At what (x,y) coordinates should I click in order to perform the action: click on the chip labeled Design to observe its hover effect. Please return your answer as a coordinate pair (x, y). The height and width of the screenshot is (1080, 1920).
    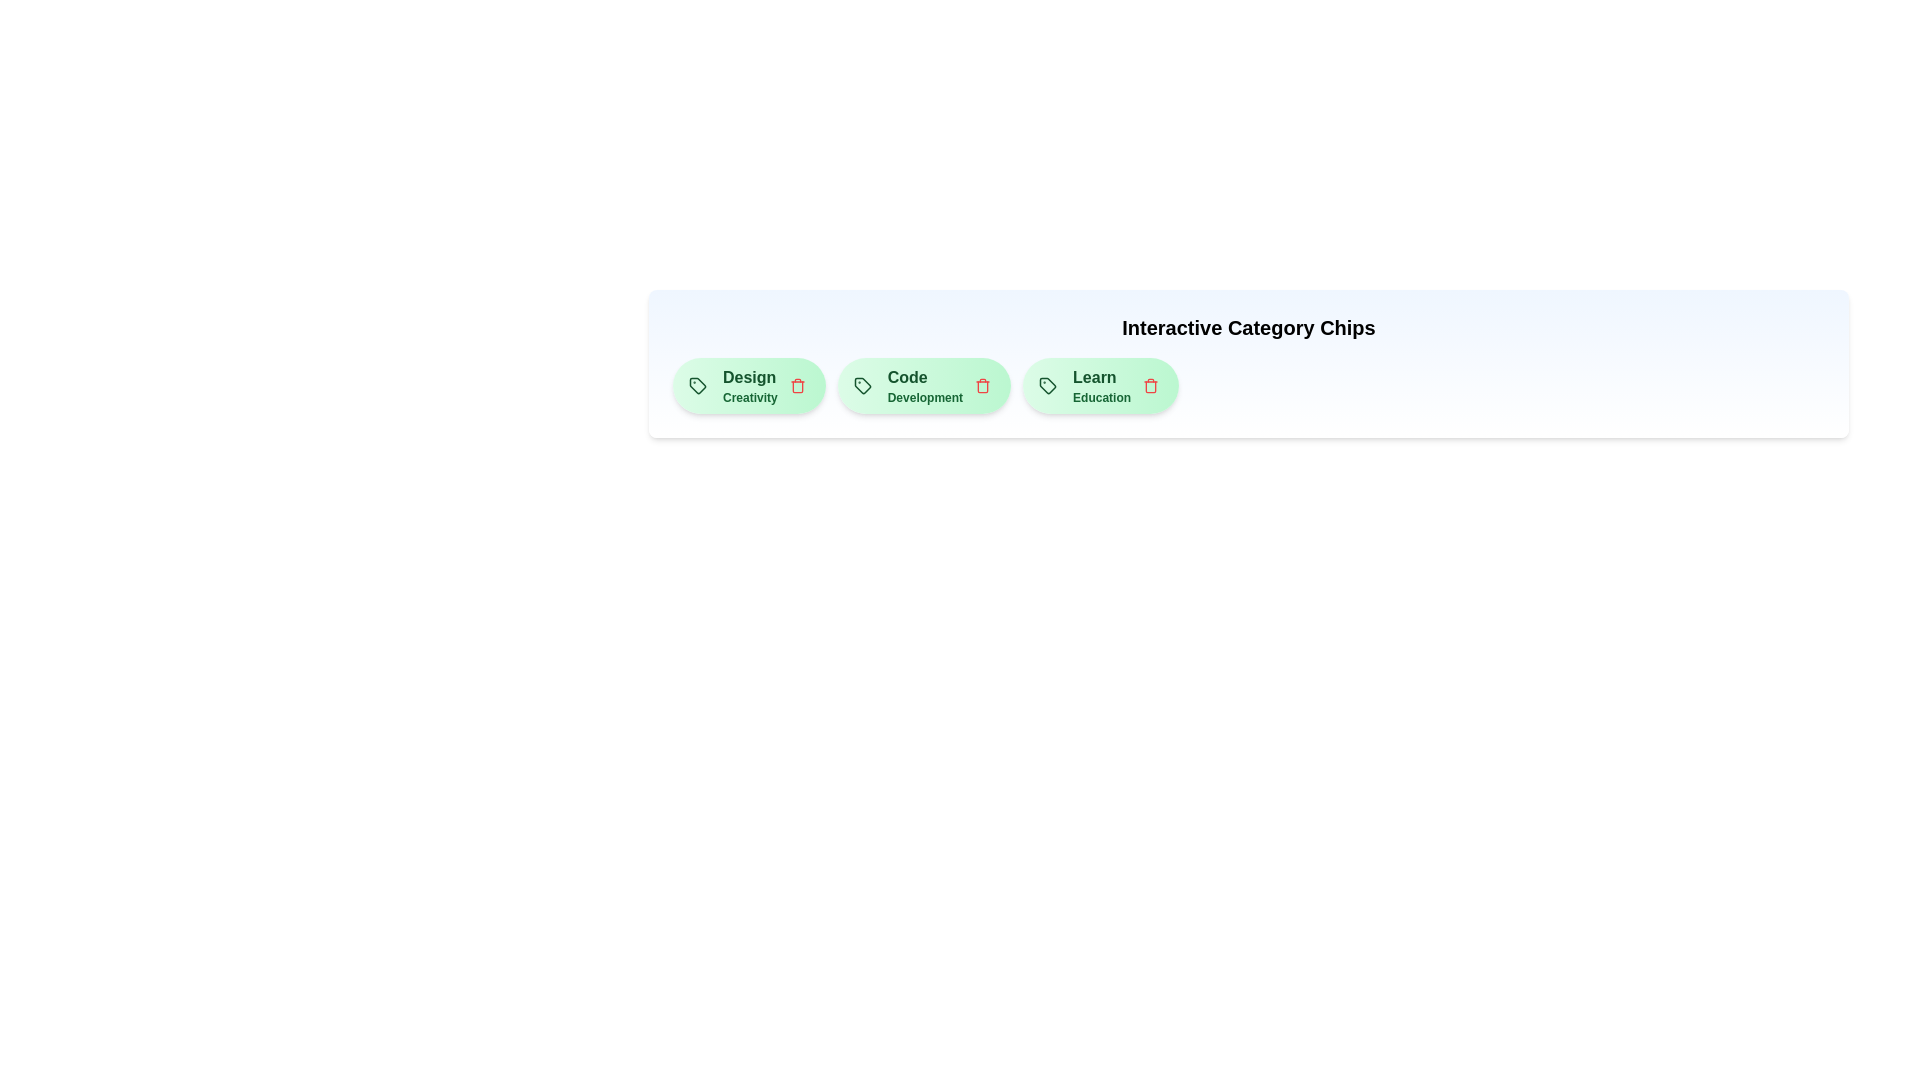
    Looking at the image, I should click on (747, 385).